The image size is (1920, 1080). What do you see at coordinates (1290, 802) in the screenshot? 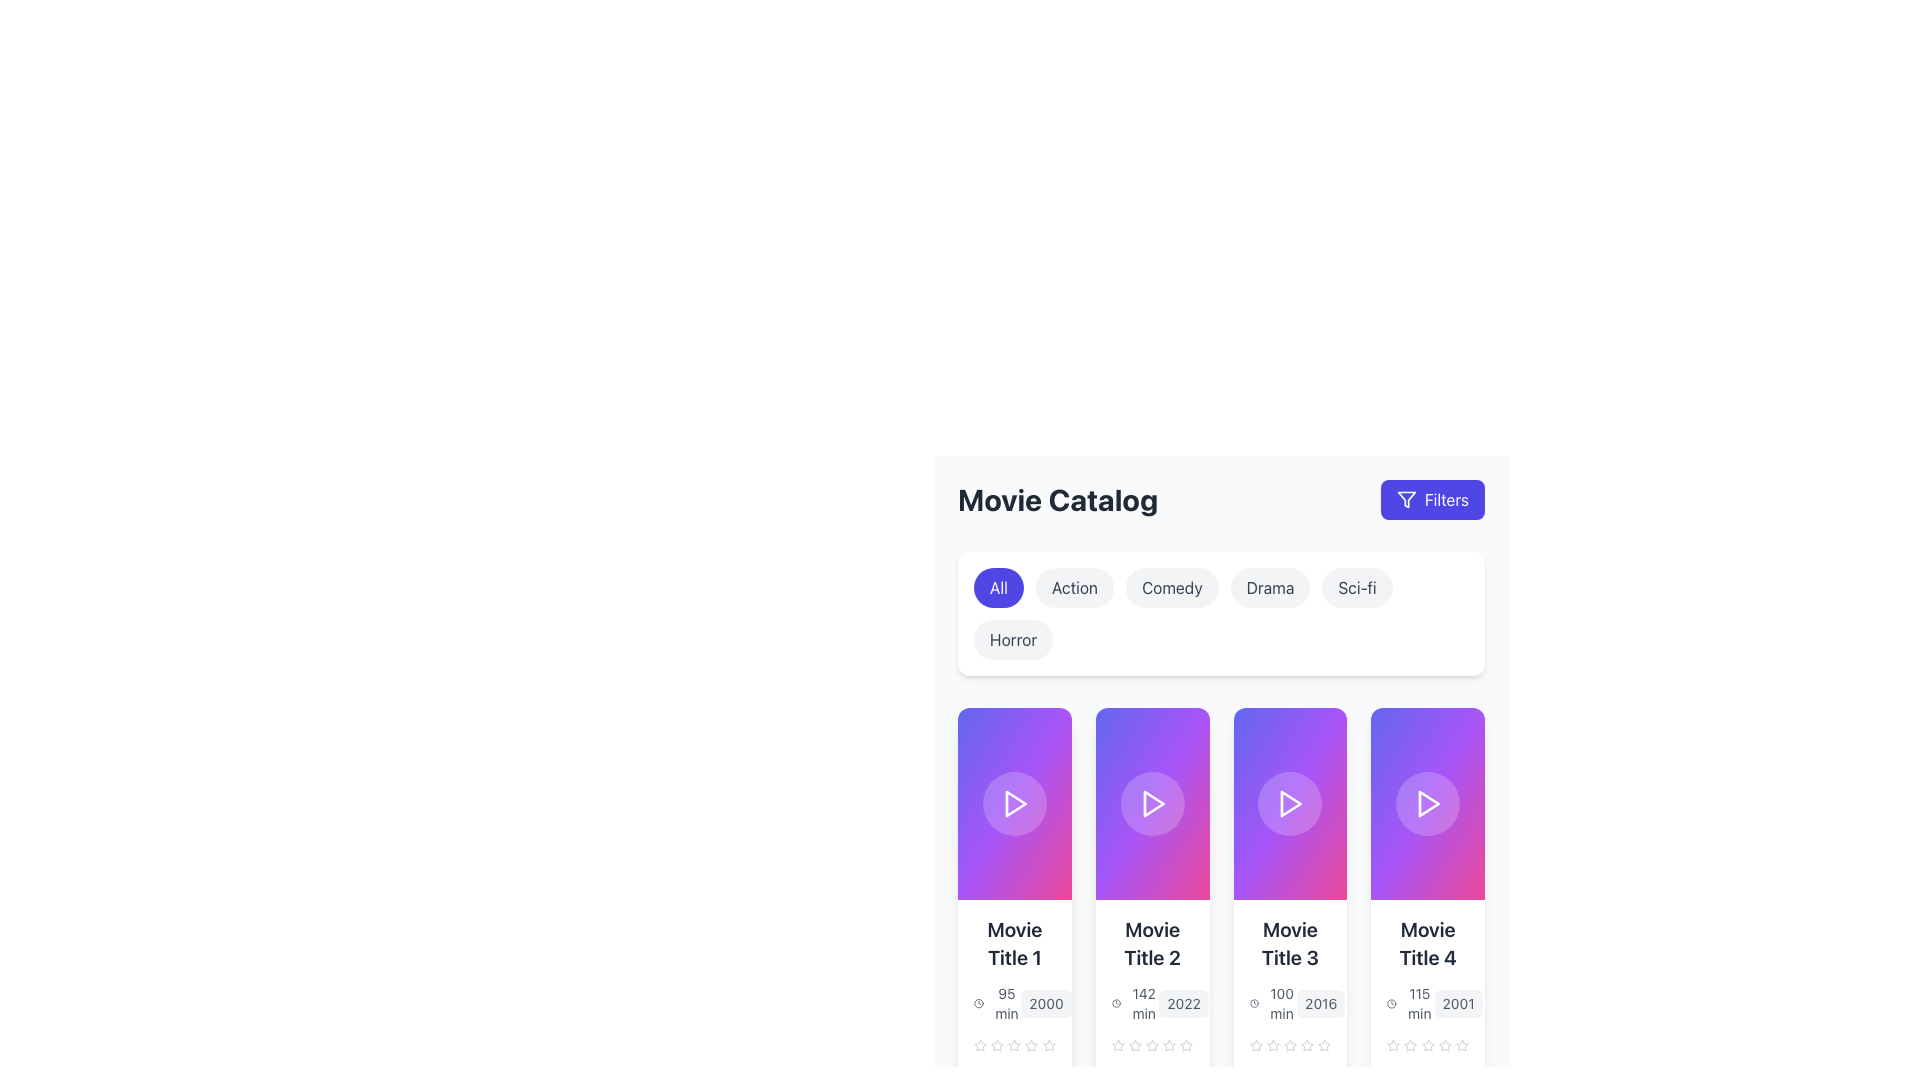
I see `the play button located in the center of the third movie card labeled 'Movie Title 3'` at bounding box center [1290, 802].